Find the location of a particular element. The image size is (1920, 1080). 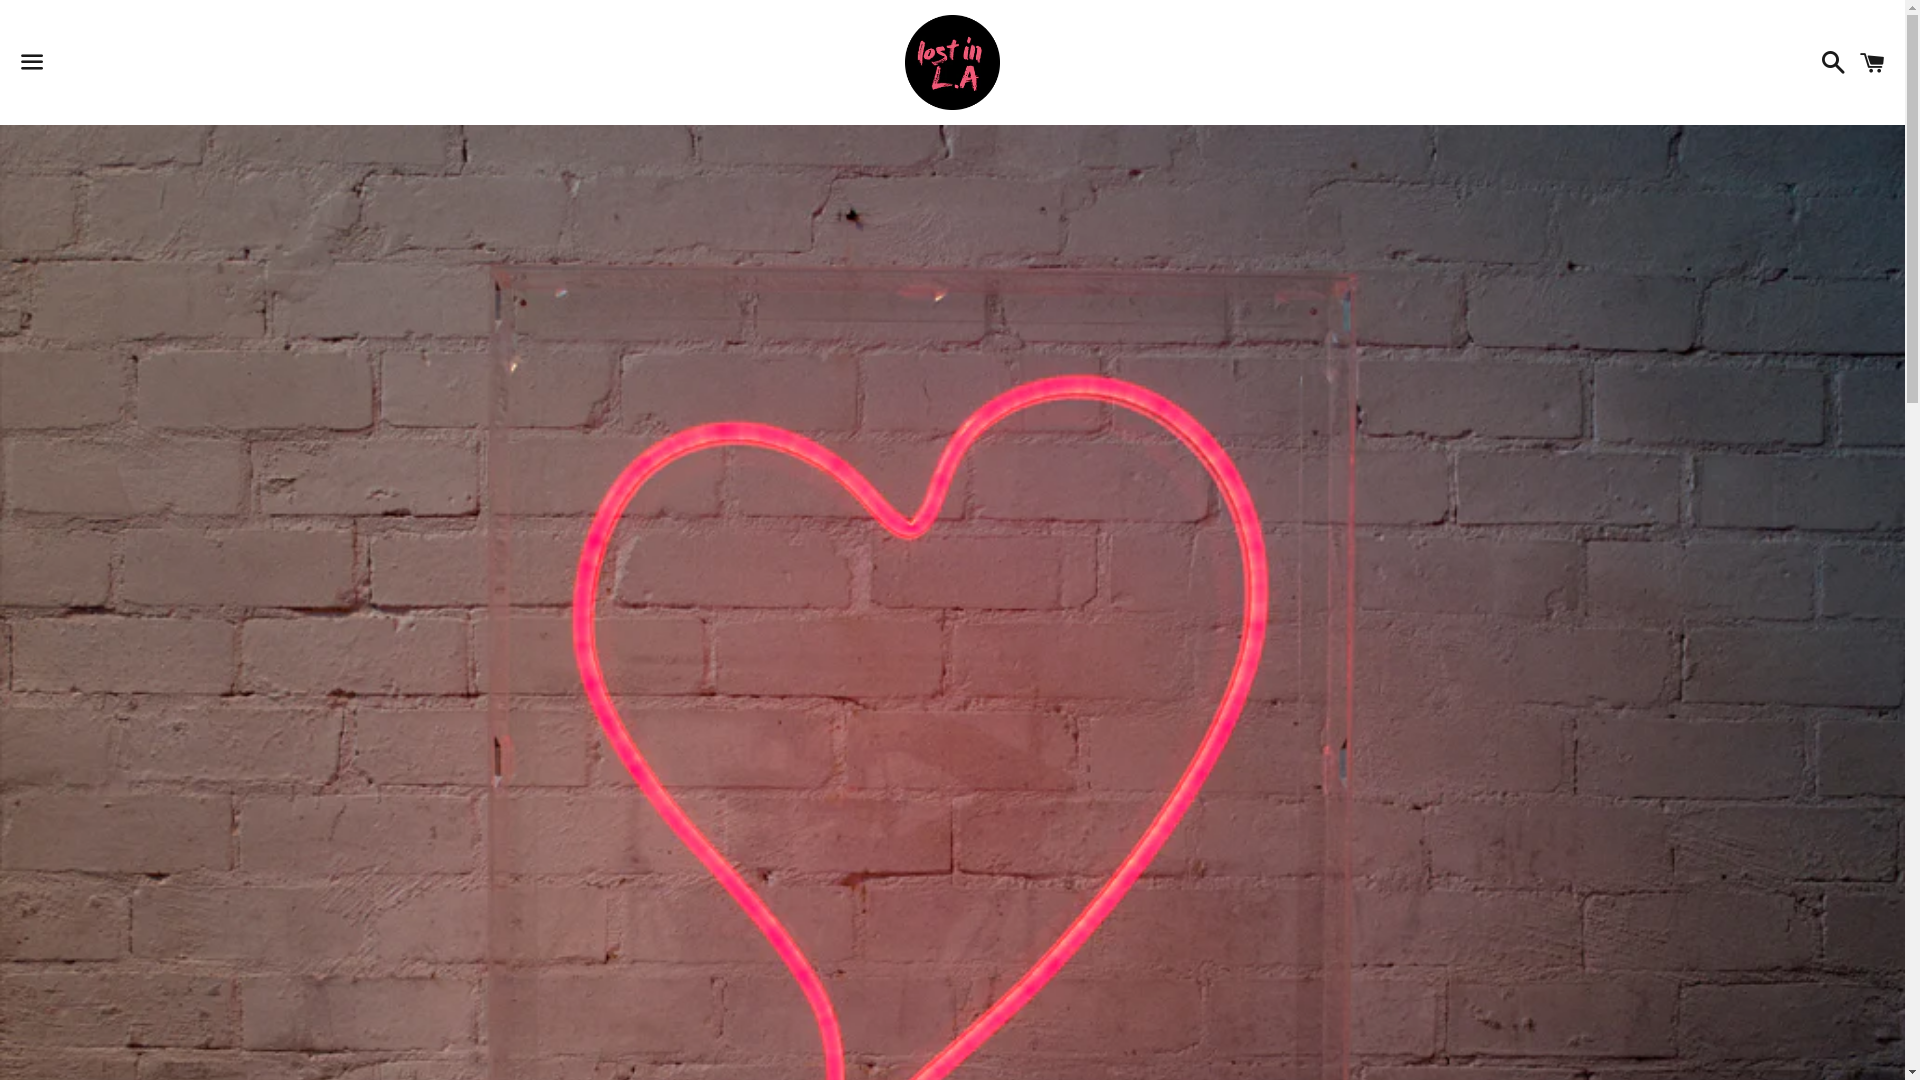

'Cart' is located at coordinates (1871, 60).